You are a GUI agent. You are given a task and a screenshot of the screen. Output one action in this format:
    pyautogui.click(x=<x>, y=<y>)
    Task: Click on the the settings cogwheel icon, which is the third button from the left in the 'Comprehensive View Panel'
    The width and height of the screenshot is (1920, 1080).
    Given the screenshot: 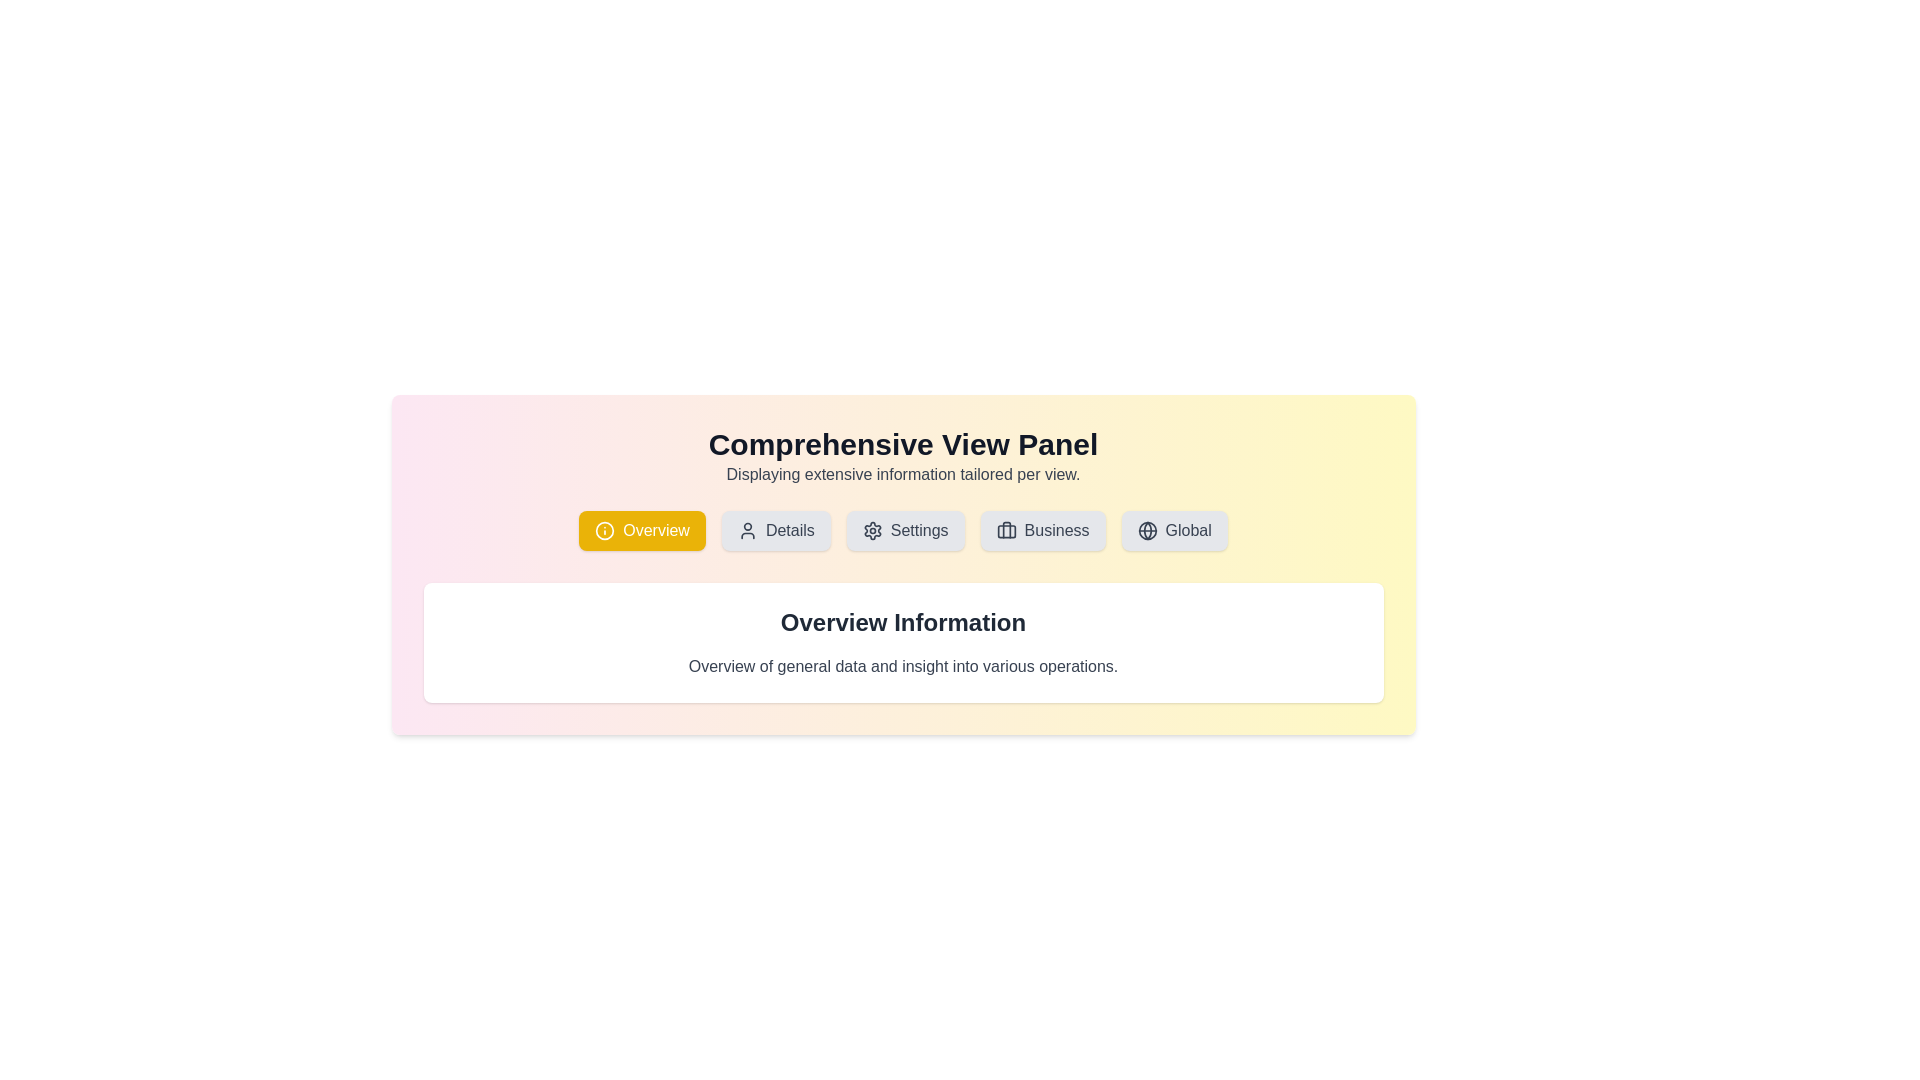 What is the action you would take?
    pyautogui.click(x=872, y=530)
    